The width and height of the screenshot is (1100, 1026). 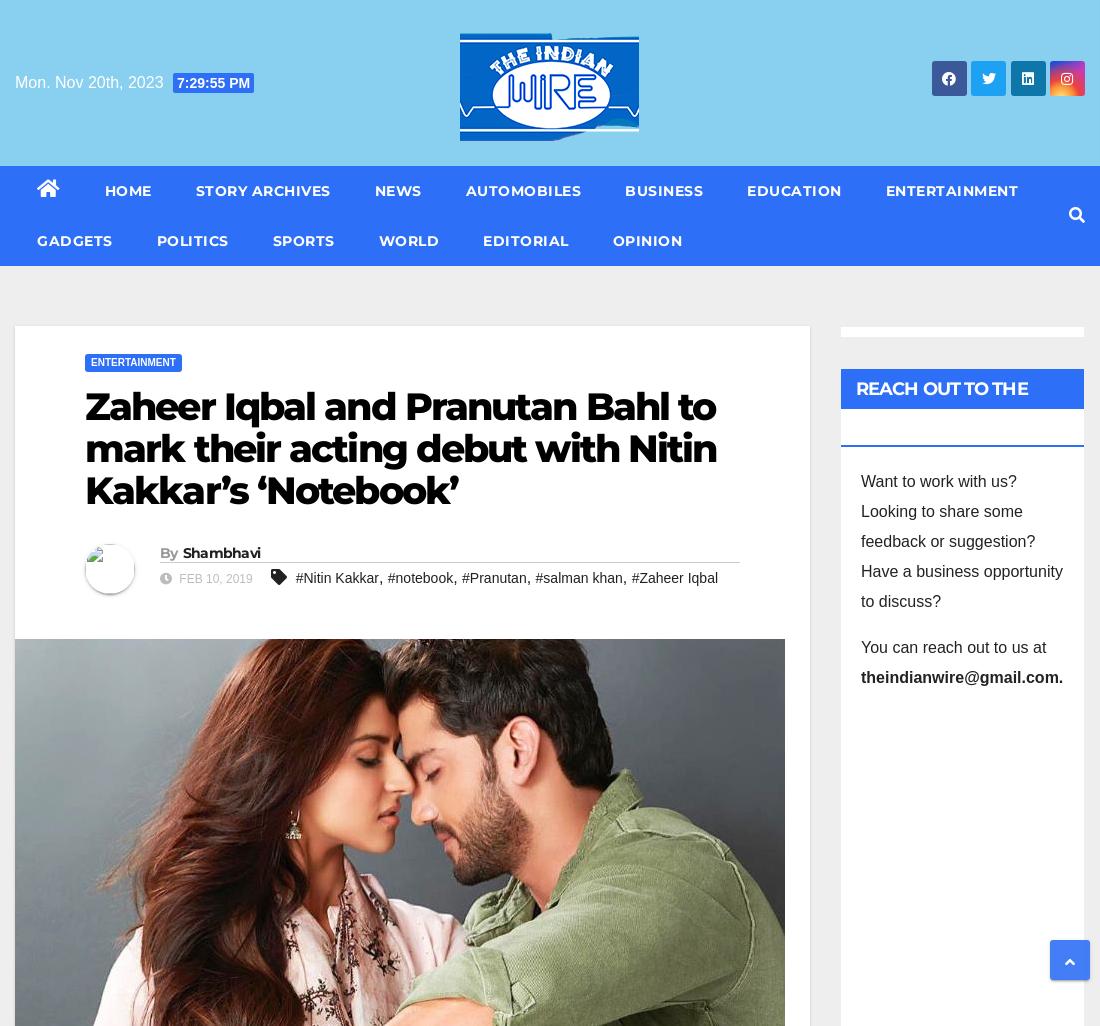 I want to click on 'Editorial', so click(x=525, y=241).